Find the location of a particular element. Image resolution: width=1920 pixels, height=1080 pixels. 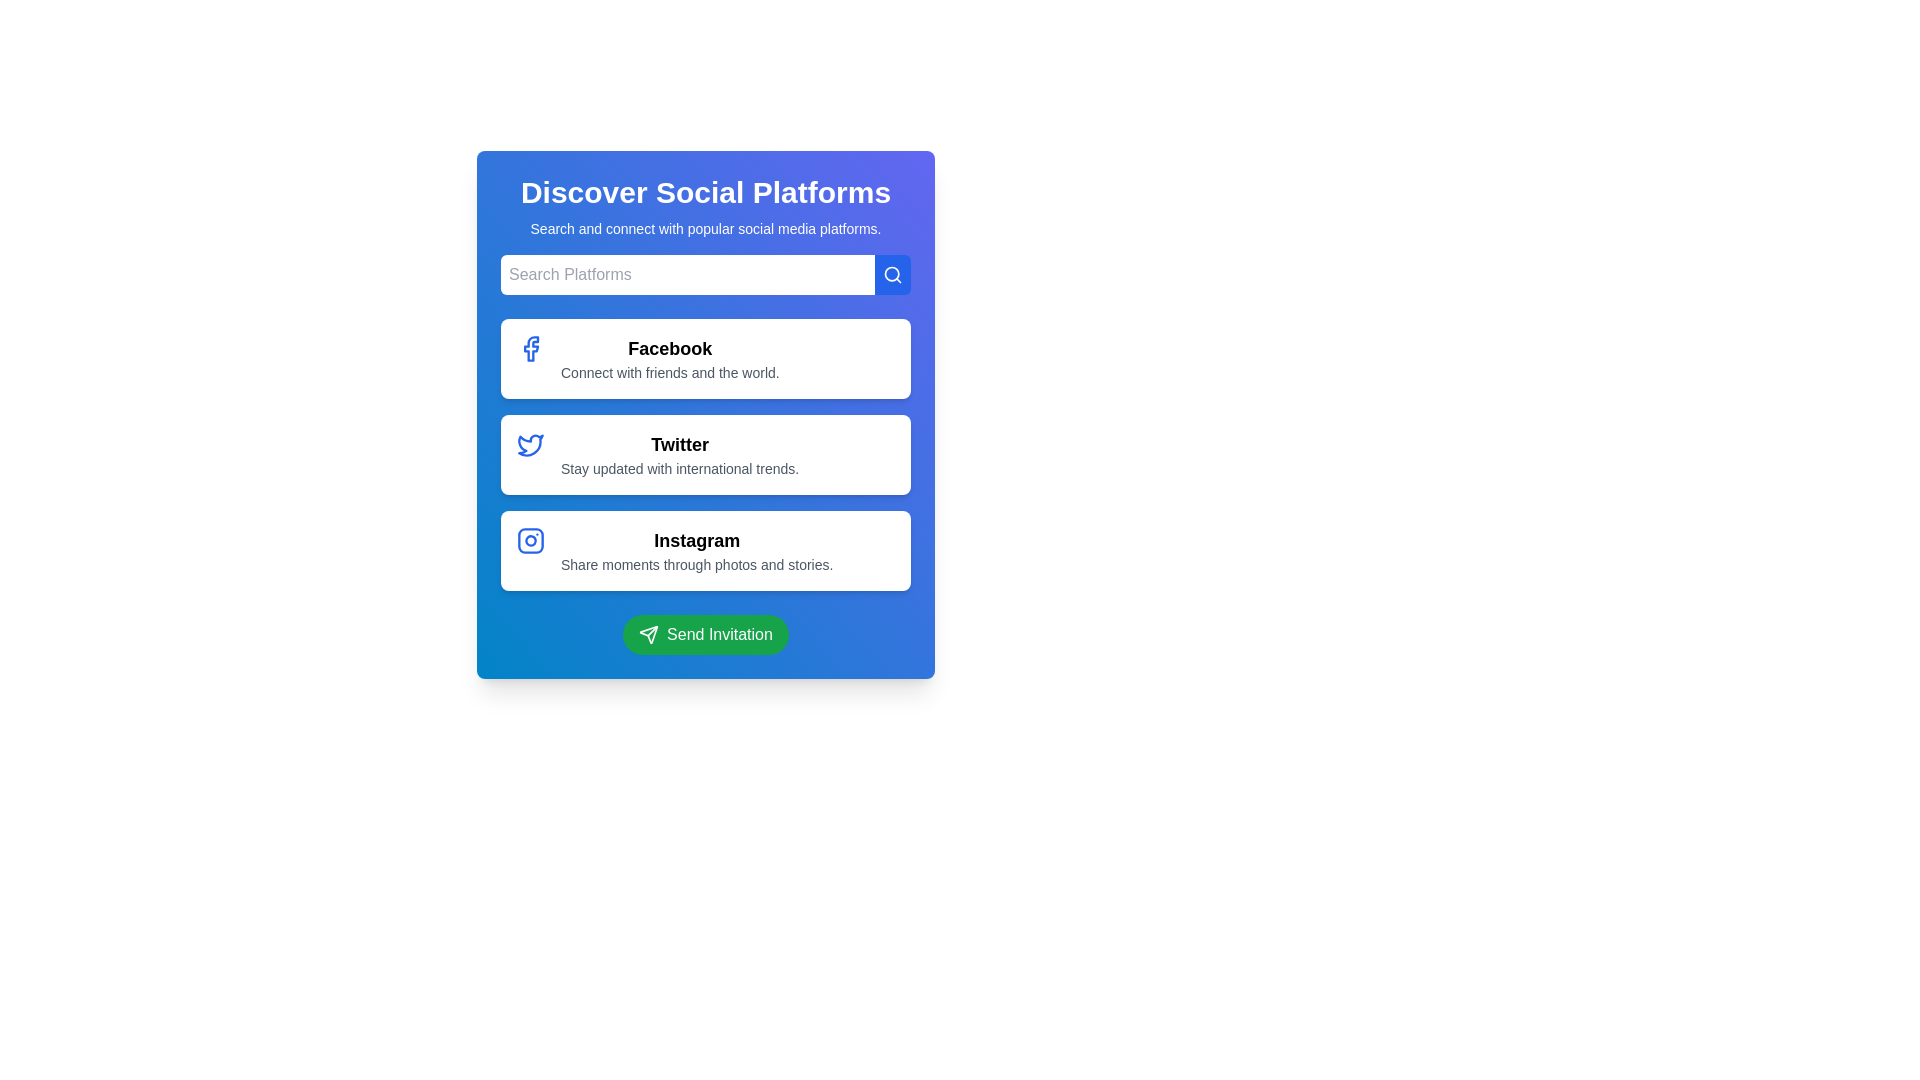

text of the heading that says 'Discover Social Platforms', which is prominently displayed at the top of the card with a gradient blue background is located at coordinates (705, 192).